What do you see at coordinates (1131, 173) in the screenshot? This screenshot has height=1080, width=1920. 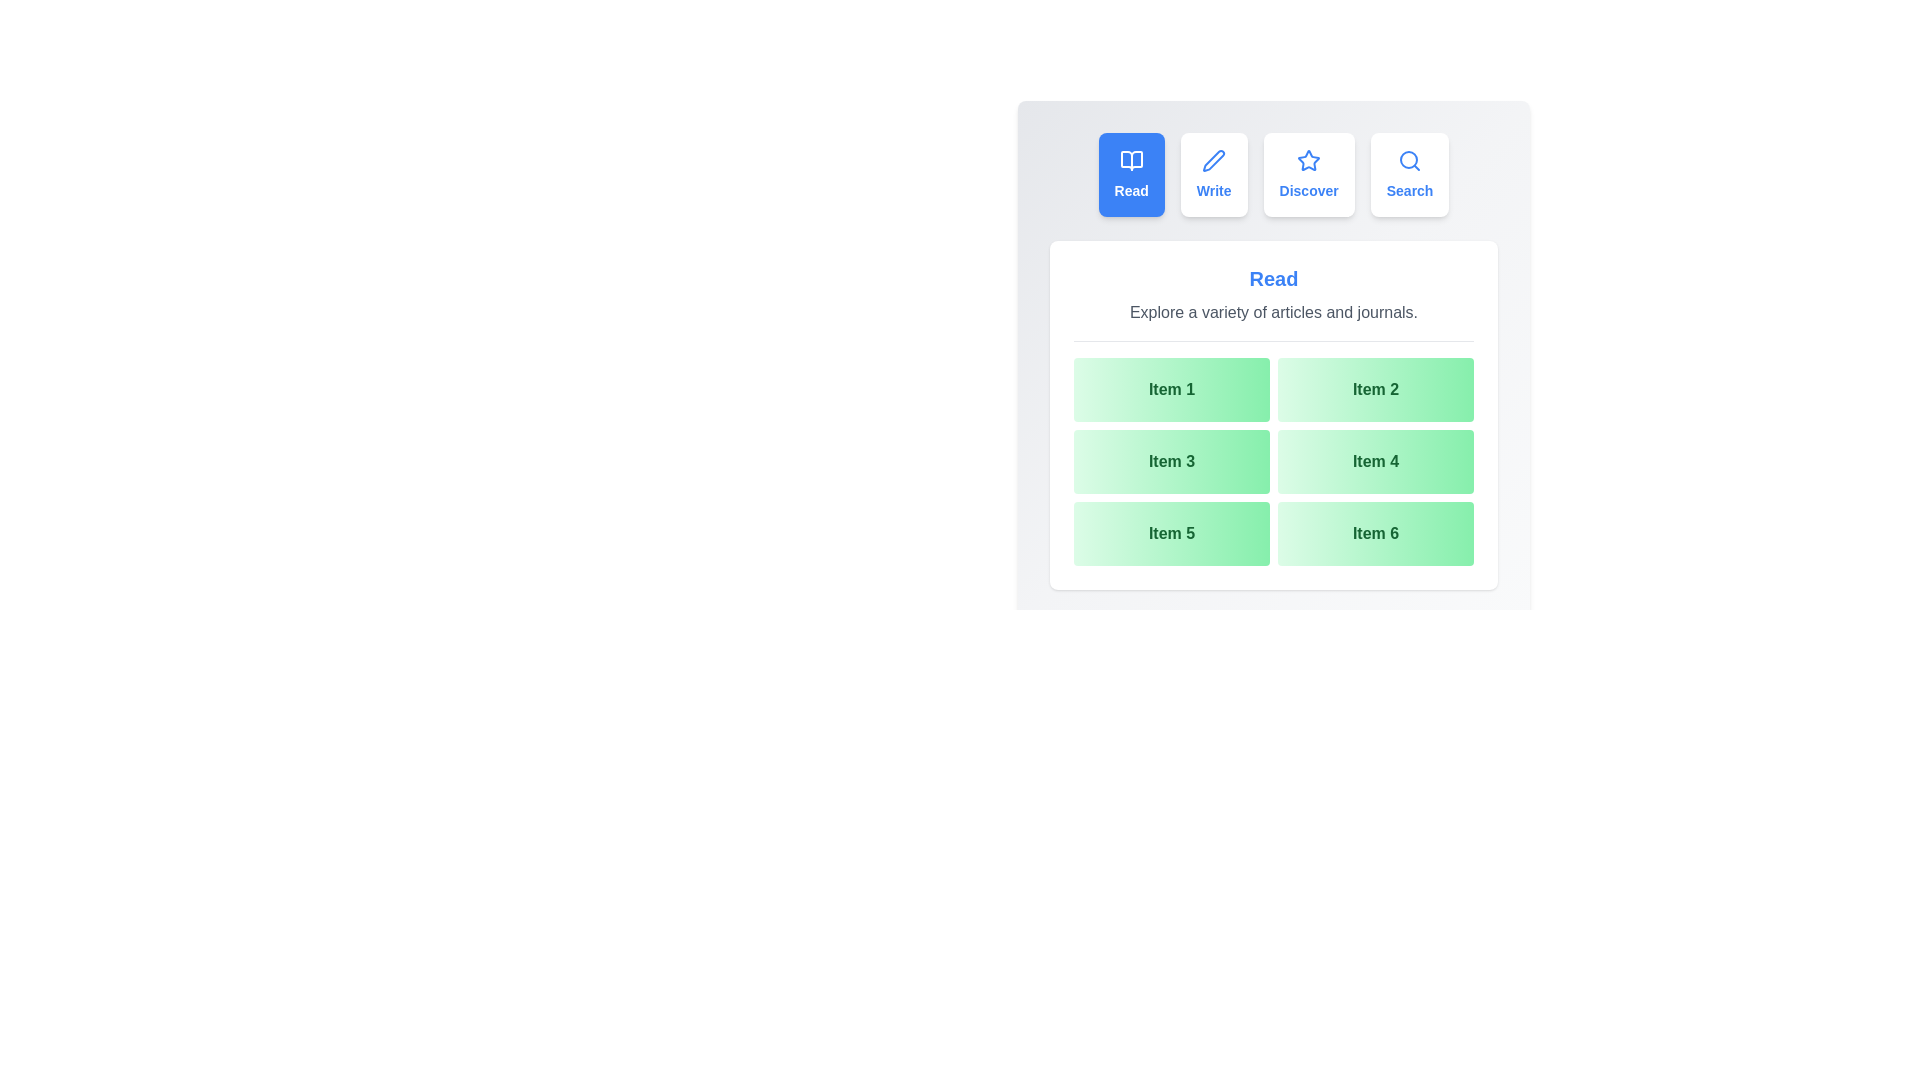 I see `the tab labeled Read to preview its hover effect` at bounding box center [1131, 173].